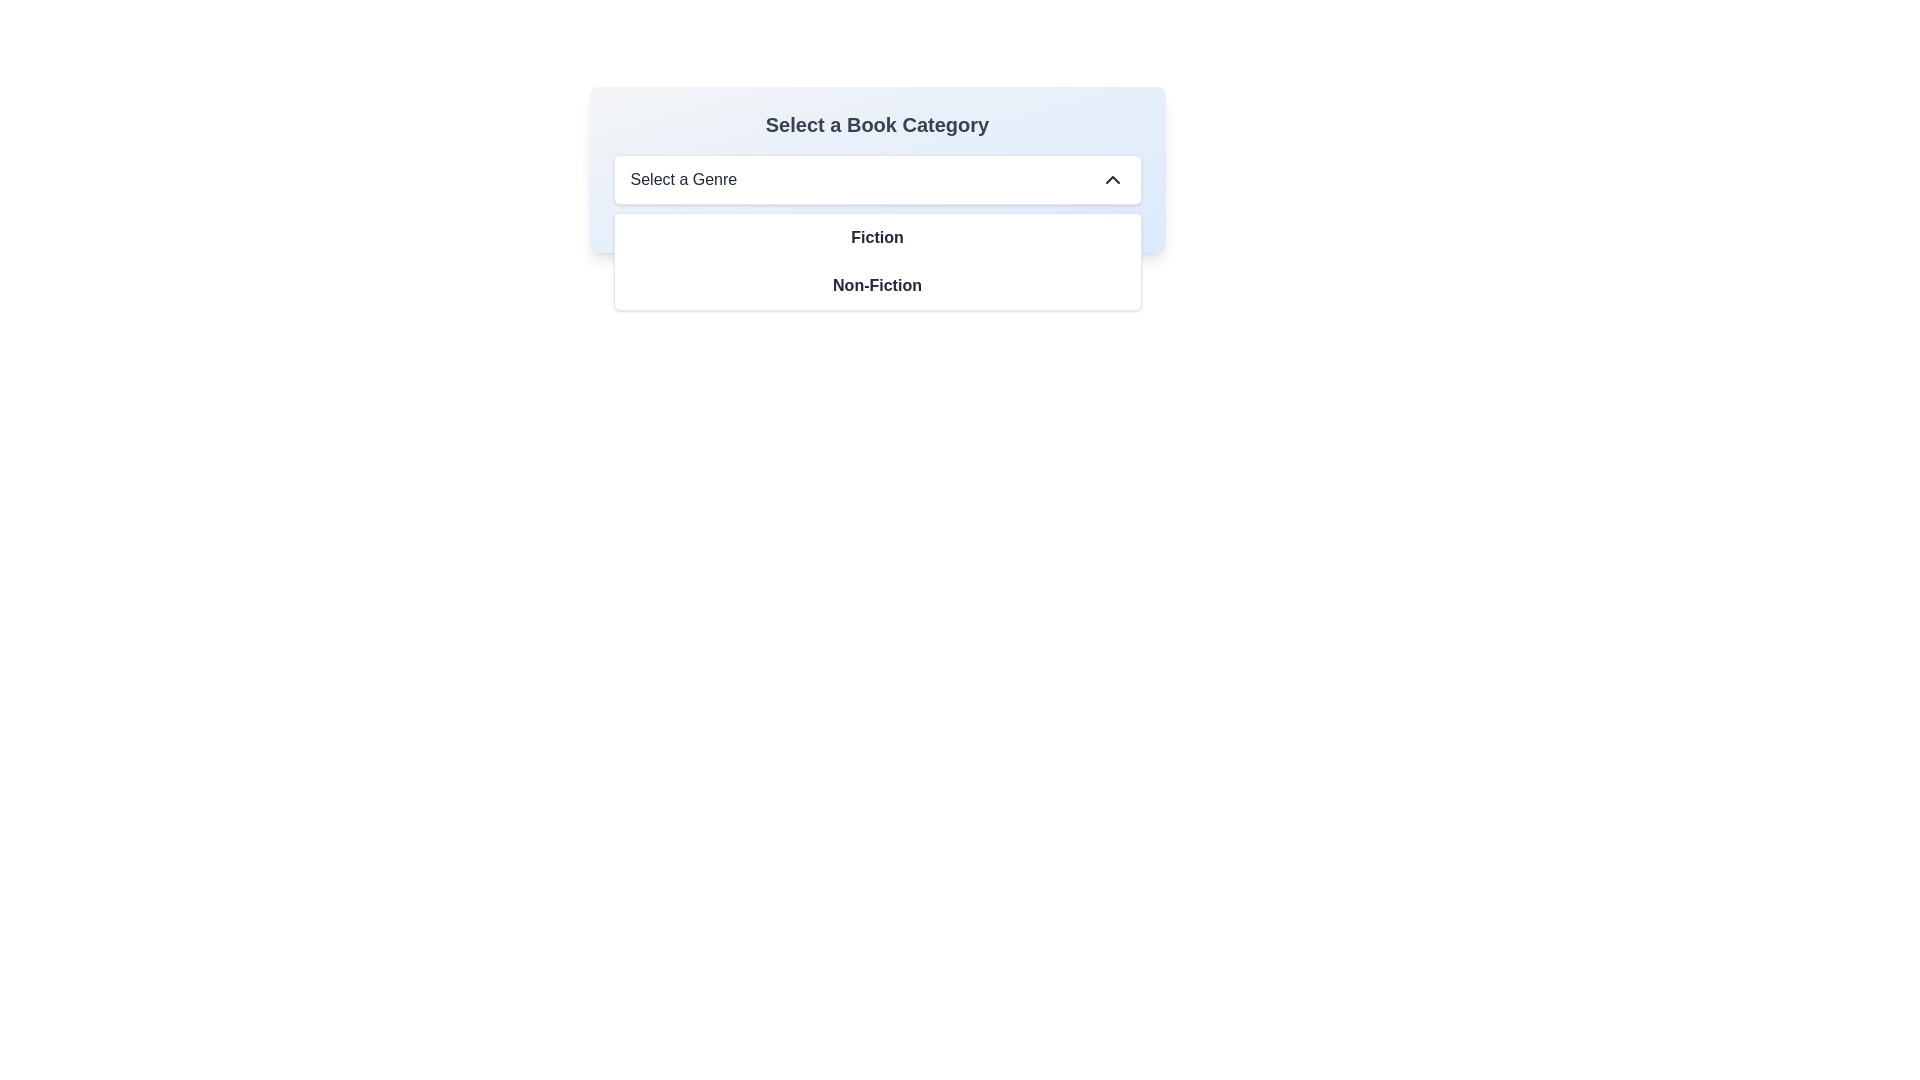  Describe the element at coordinates (877, 285) in the screenshot. I see `the 'Non-Fiction' menu option in the 'Select a Genre' dropdown` at that location.